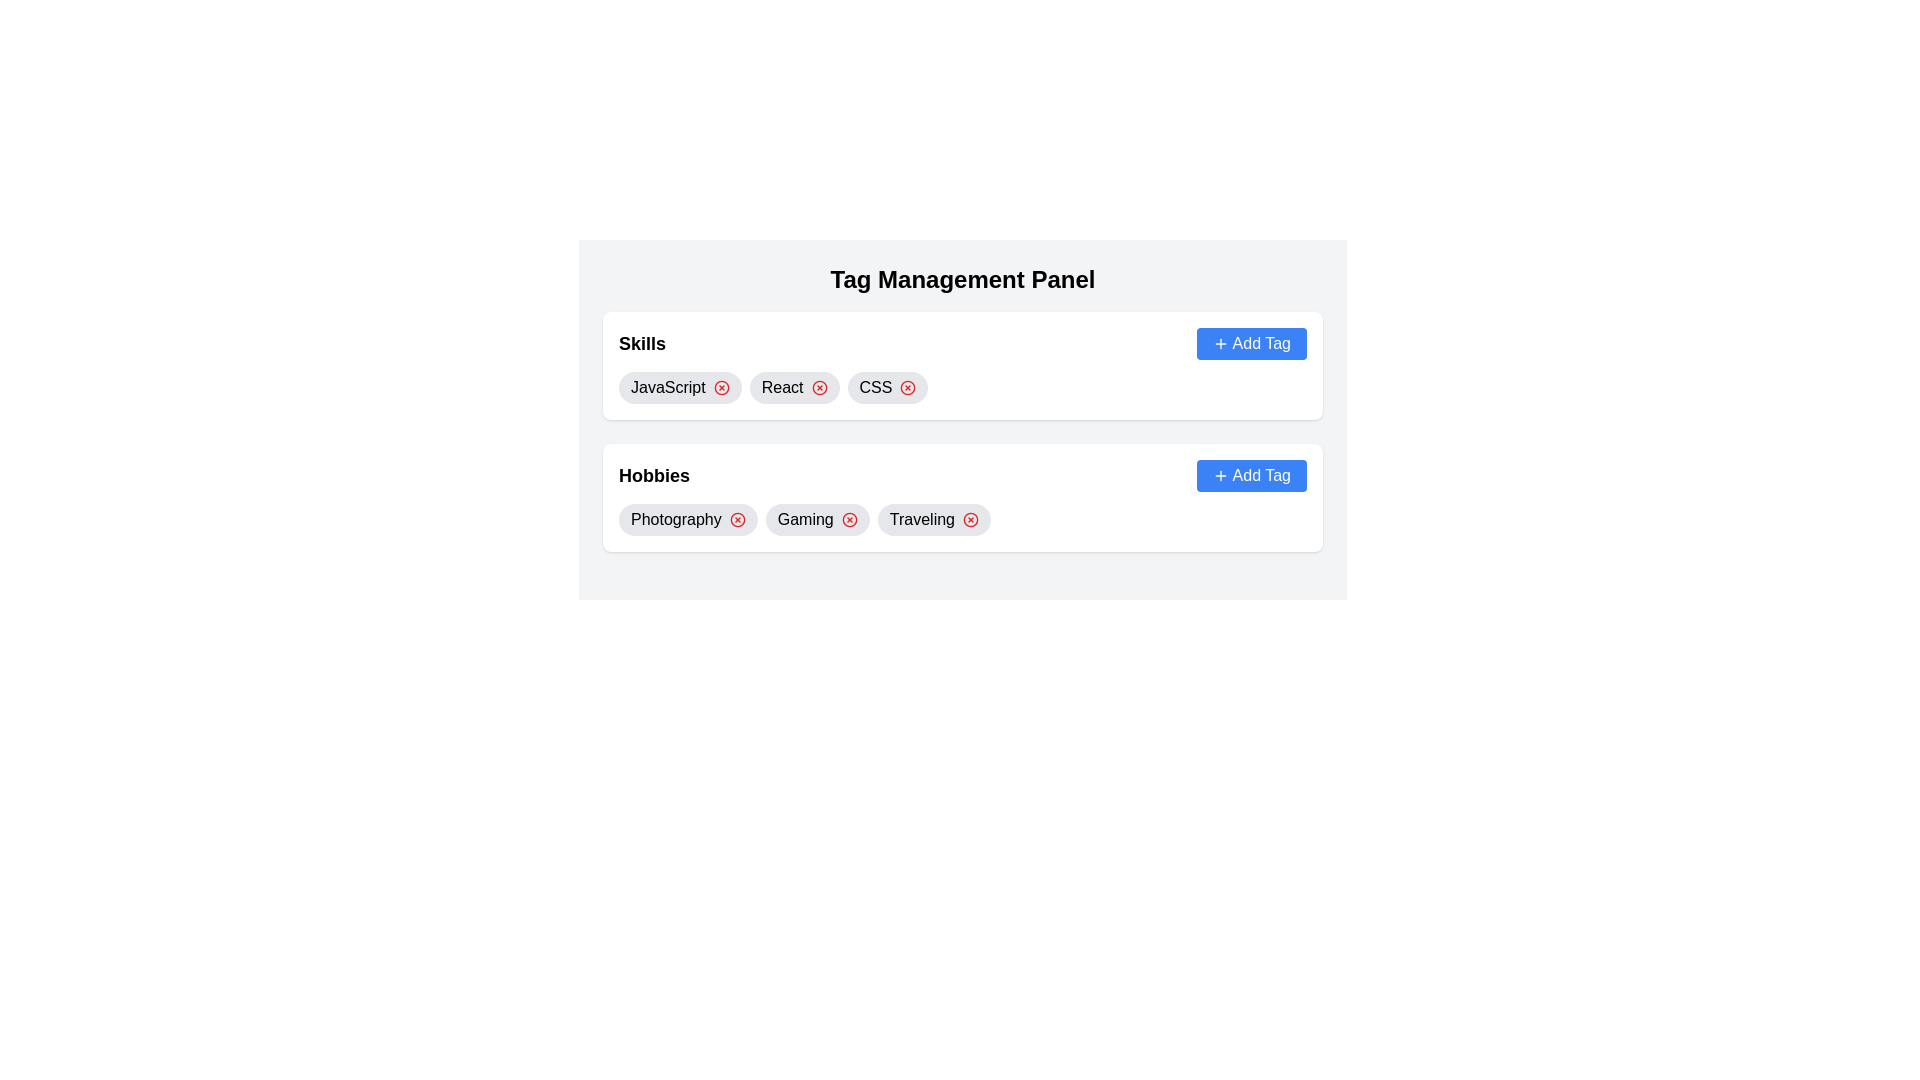  Describe the element at coordinates (736, 519) in the screenshot. I see `the circular icon with a cross symbol` at that location.